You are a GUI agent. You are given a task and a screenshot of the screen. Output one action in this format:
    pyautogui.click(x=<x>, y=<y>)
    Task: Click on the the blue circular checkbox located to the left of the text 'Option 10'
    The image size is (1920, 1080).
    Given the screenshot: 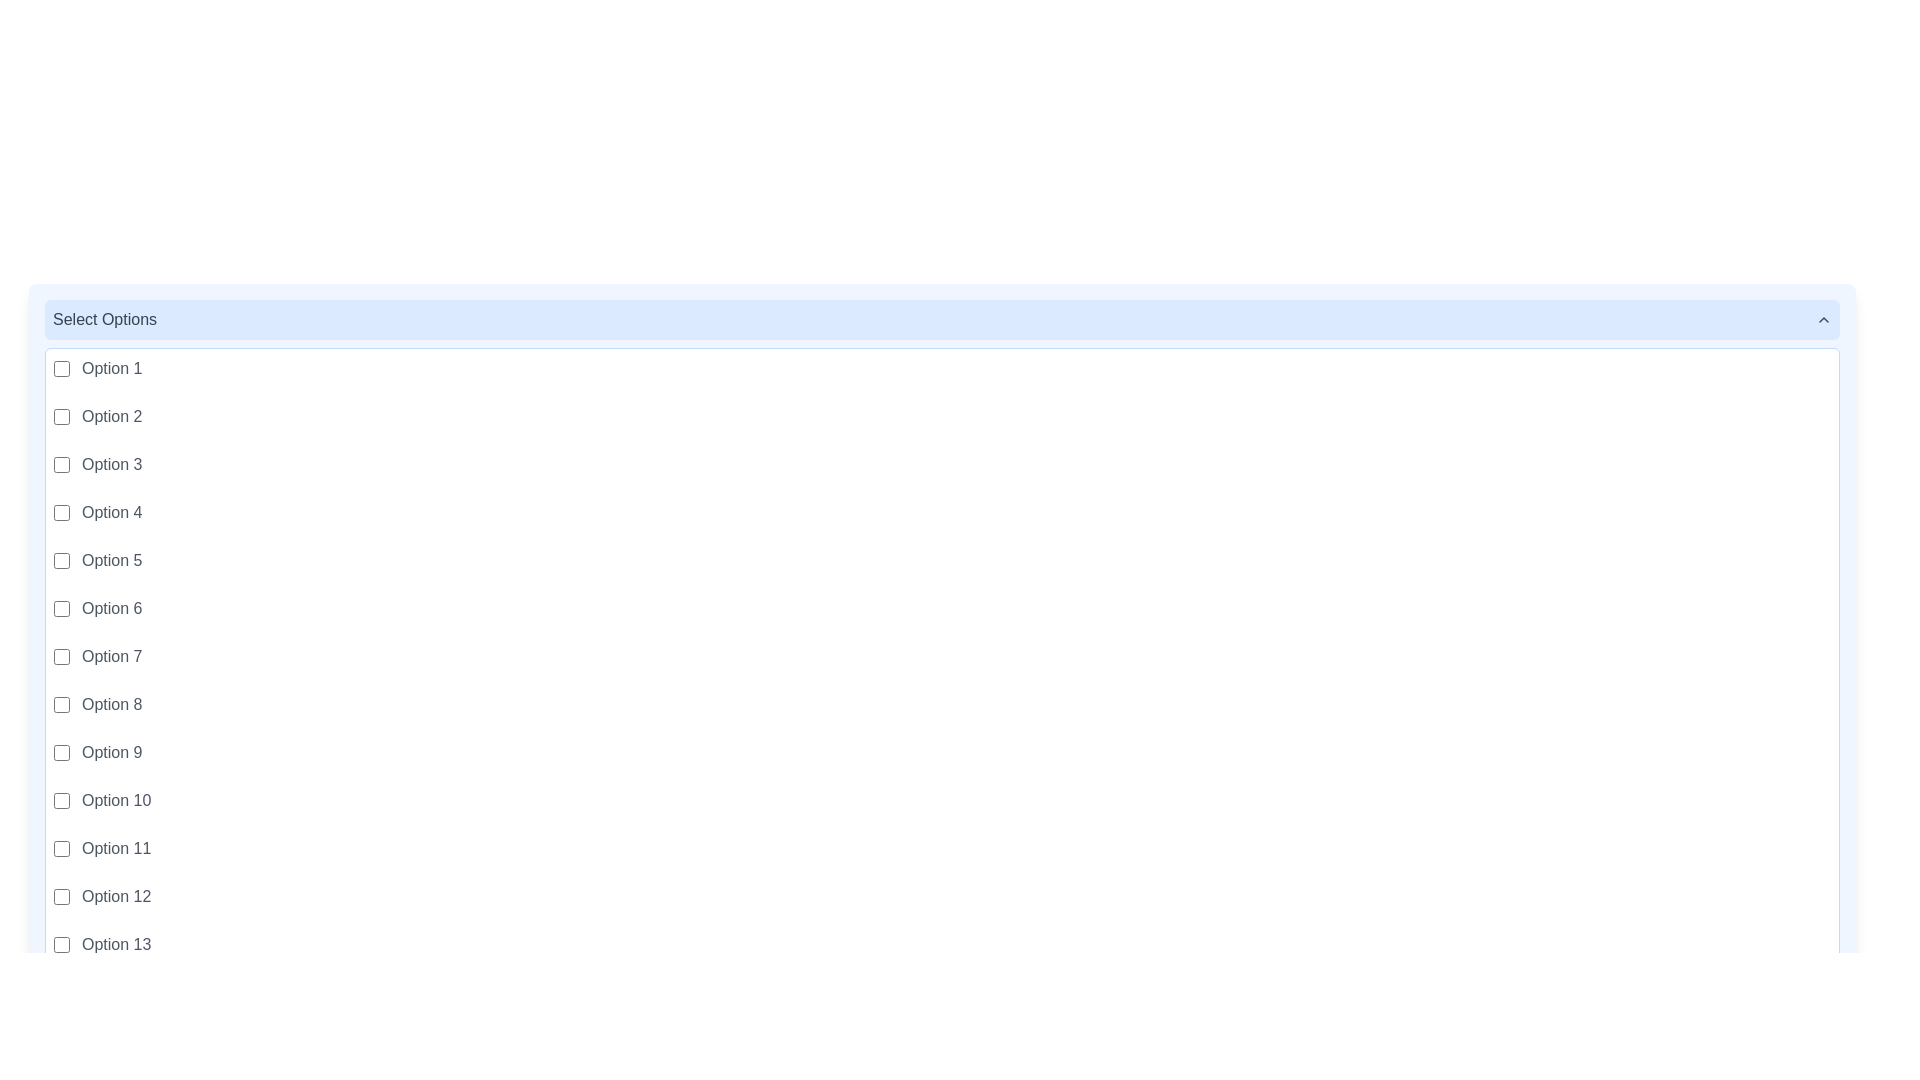 What is the action you would take?
    pyautogui.click(x=62, y=800)
    